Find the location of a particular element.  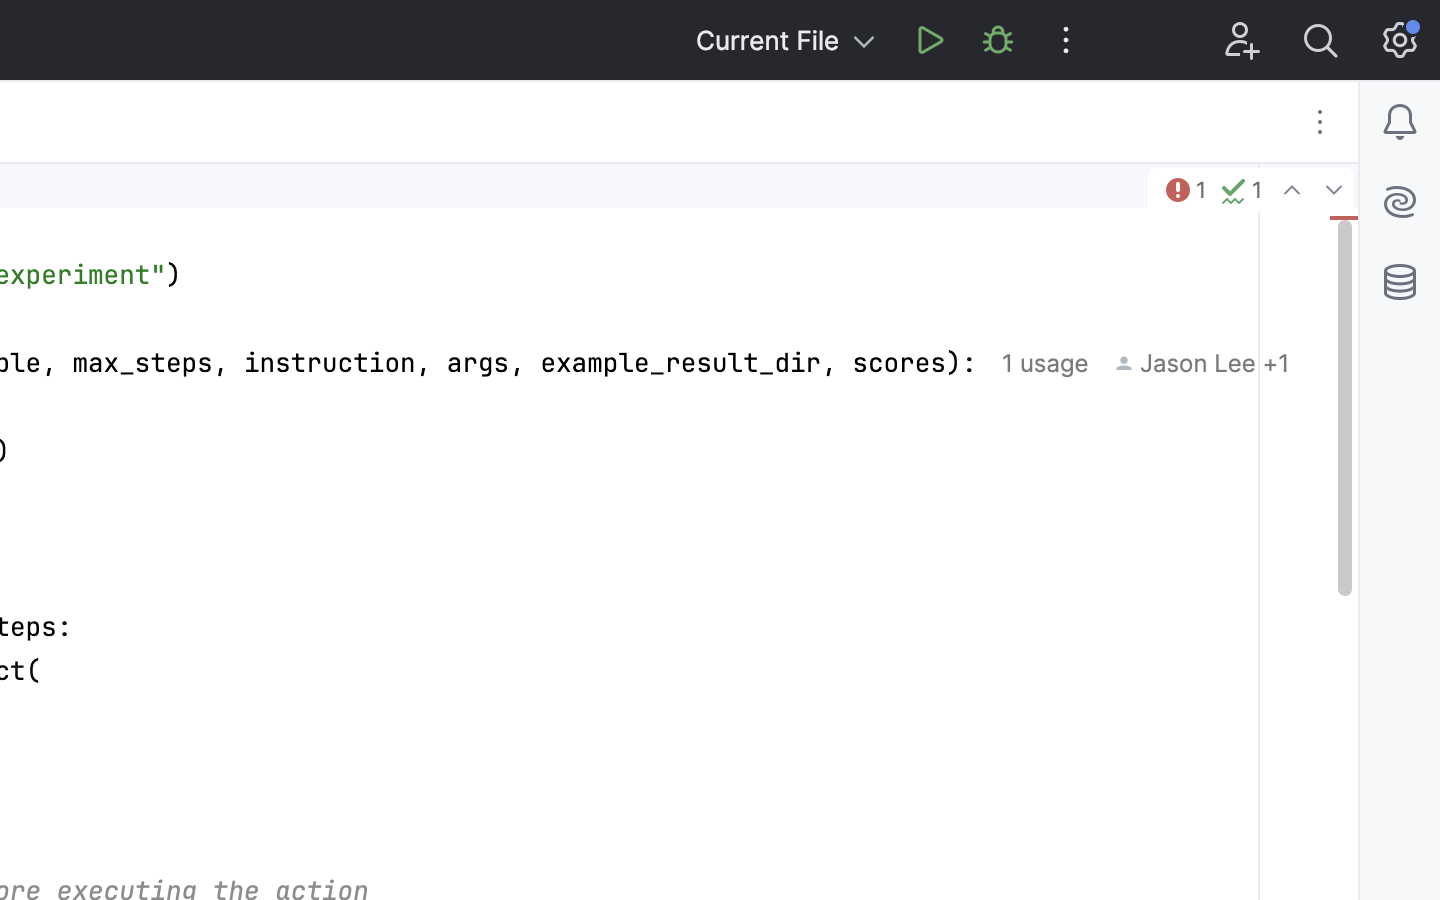

'1' is located at coordinates (1183, 189).